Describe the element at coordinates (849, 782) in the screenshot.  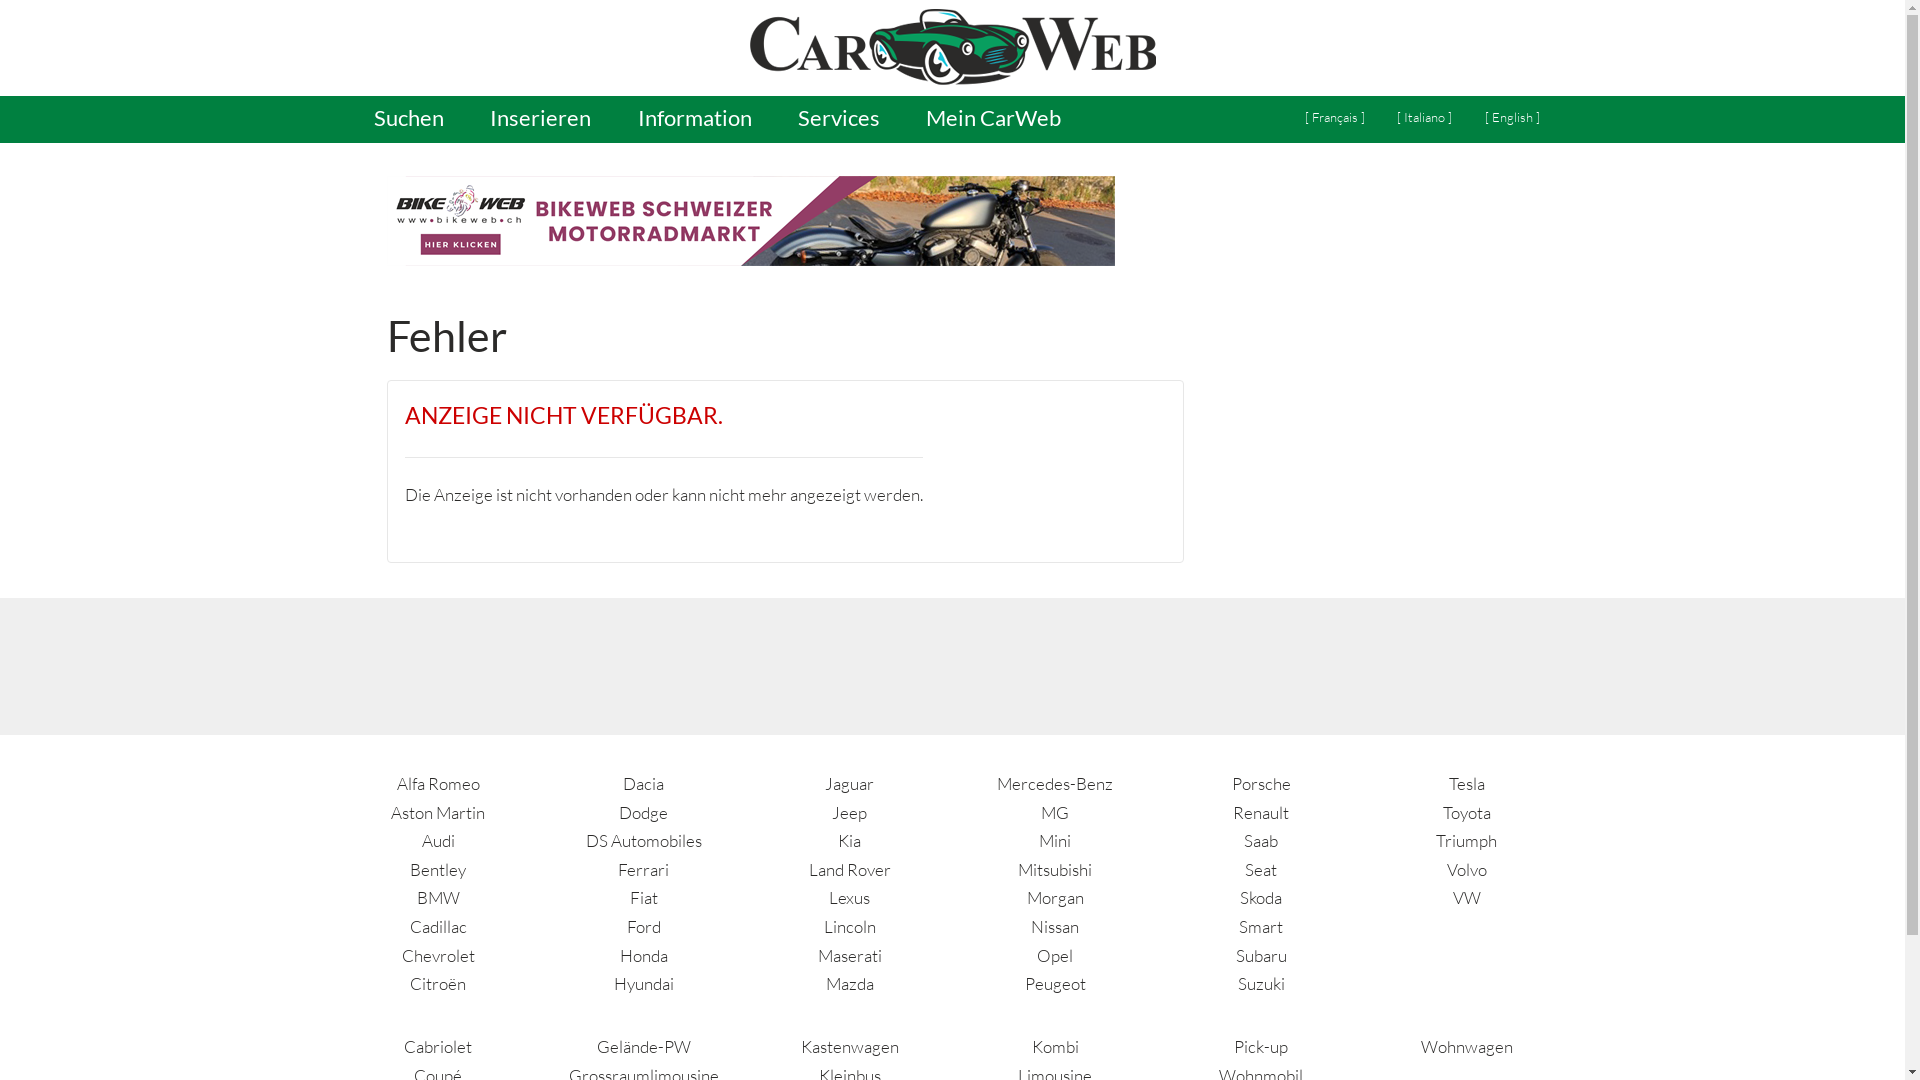
I see `'Jaguar'` at that location.